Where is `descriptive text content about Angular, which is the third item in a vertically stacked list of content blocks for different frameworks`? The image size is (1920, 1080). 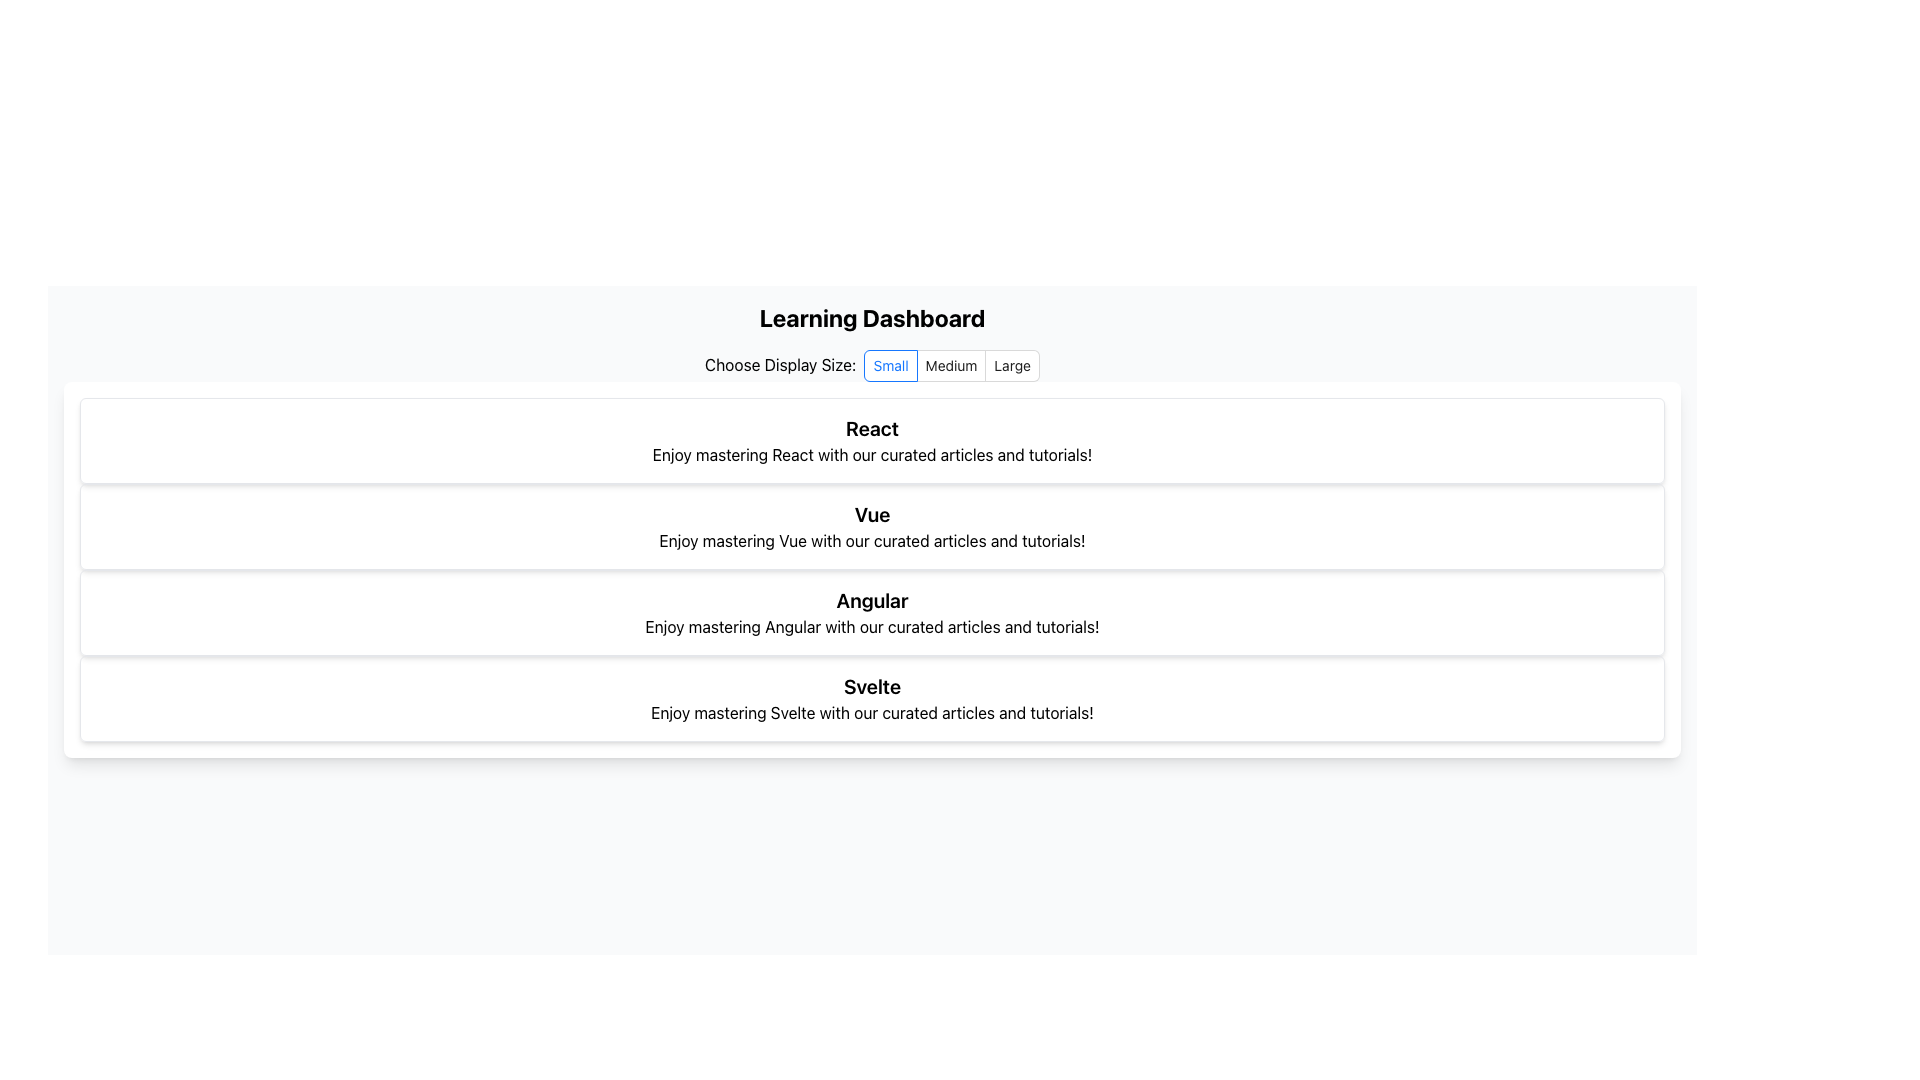 descriptive text content about Angular, which is the third item in a vertically stacked list of content blocks for different frameworks is located at coordinates (872, 626).